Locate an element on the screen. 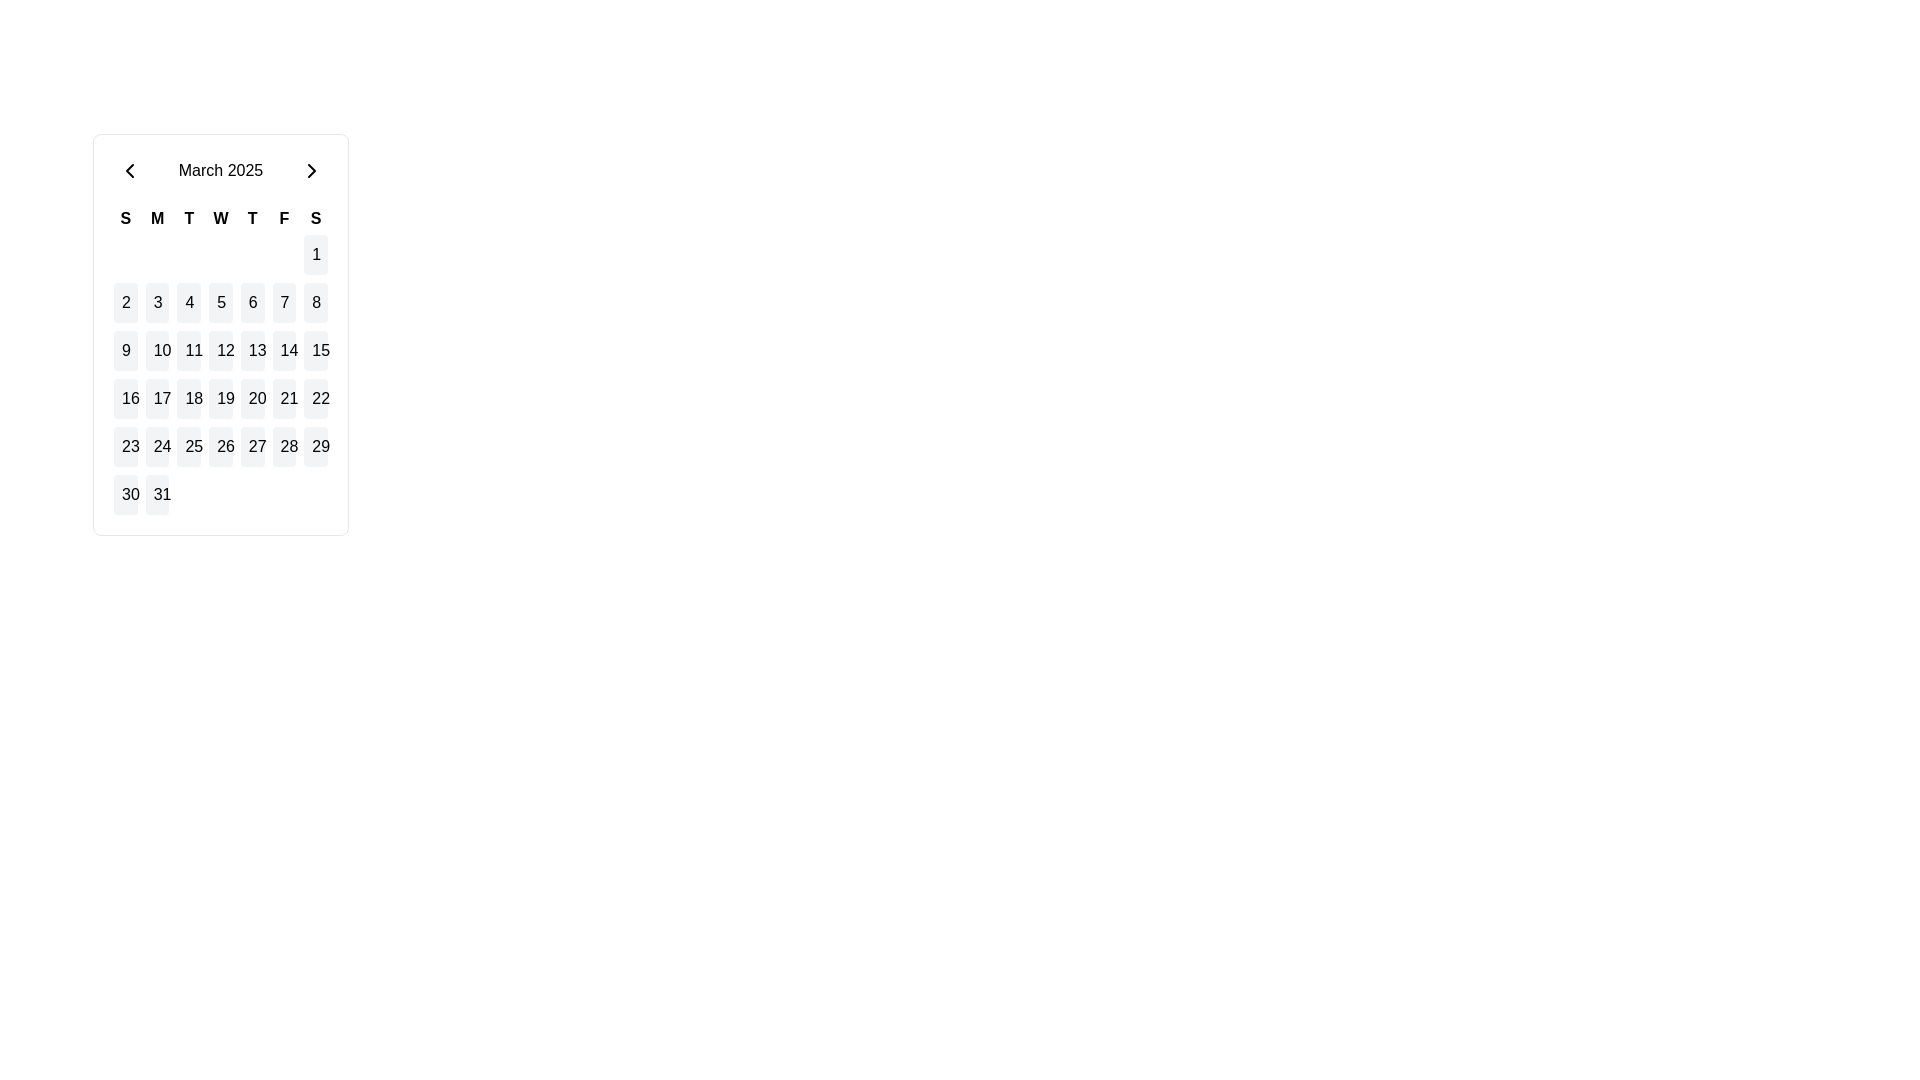 The width and height of the screenshot is (1920, 1080). the clickable calendar day cell displaying the number '26' in a centered black font, located in the last row, fifth column of the calendar is located at coordinates (220, 446).